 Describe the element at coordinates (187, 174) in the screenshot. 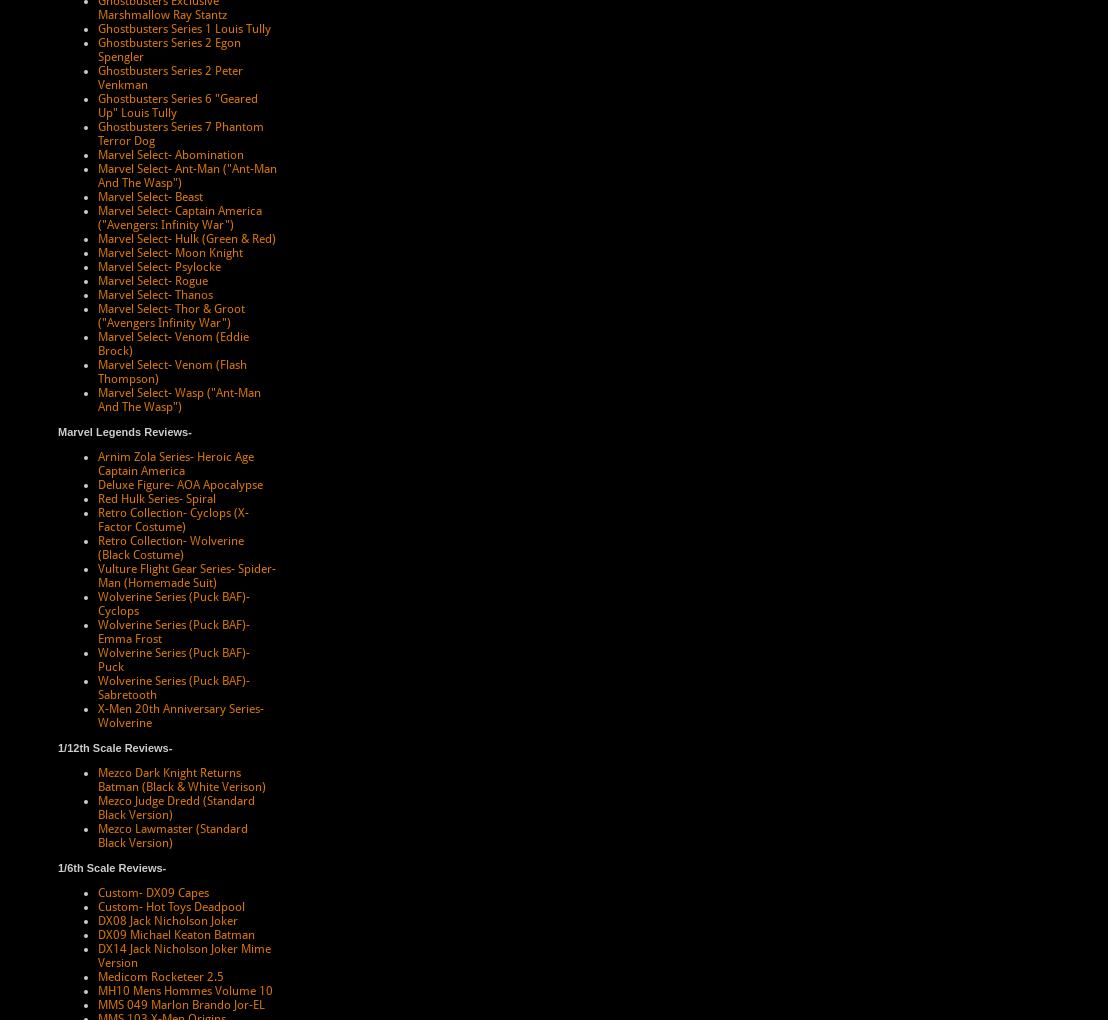

I see `'Marvel Select- Ant-Man ("Ant-Man And The Wasp")'` at that location.